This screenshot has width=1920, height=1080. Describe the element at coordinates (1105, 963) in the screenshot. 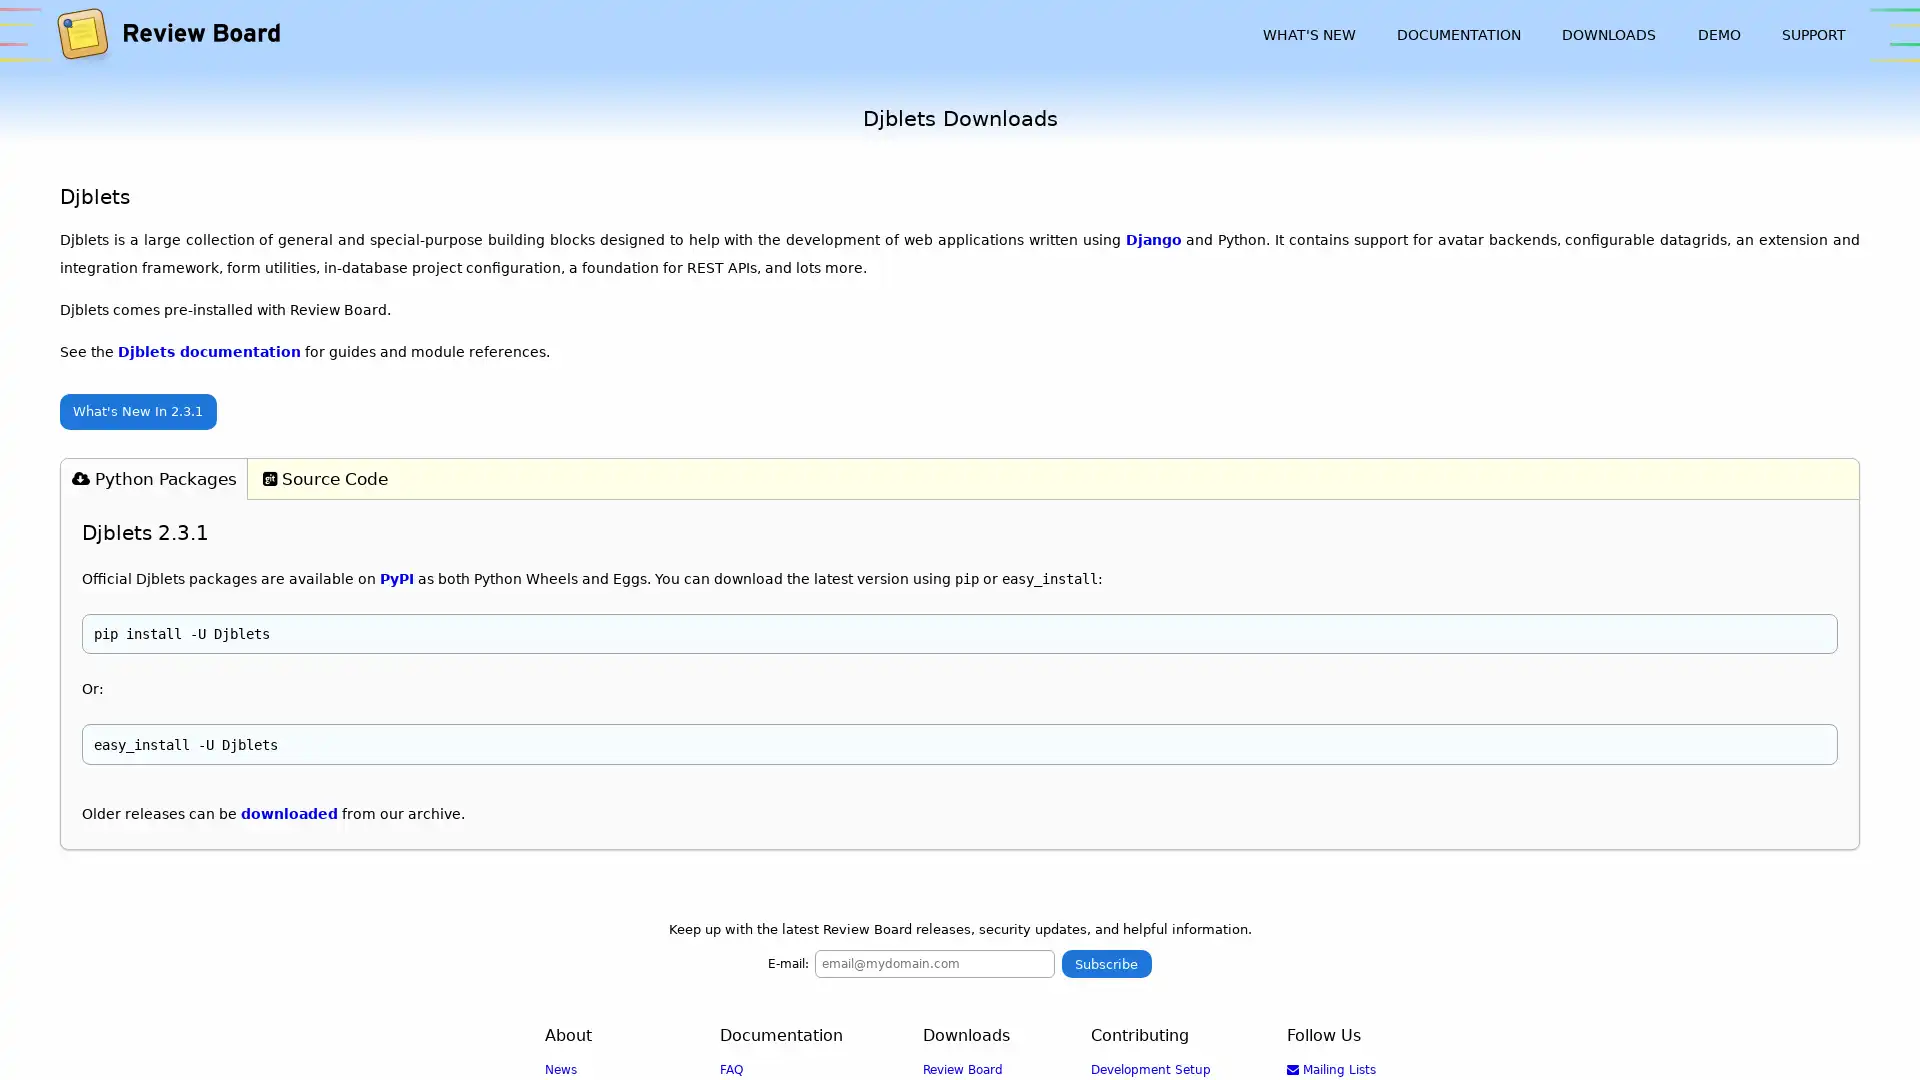

I see `Subscribe` at that location.